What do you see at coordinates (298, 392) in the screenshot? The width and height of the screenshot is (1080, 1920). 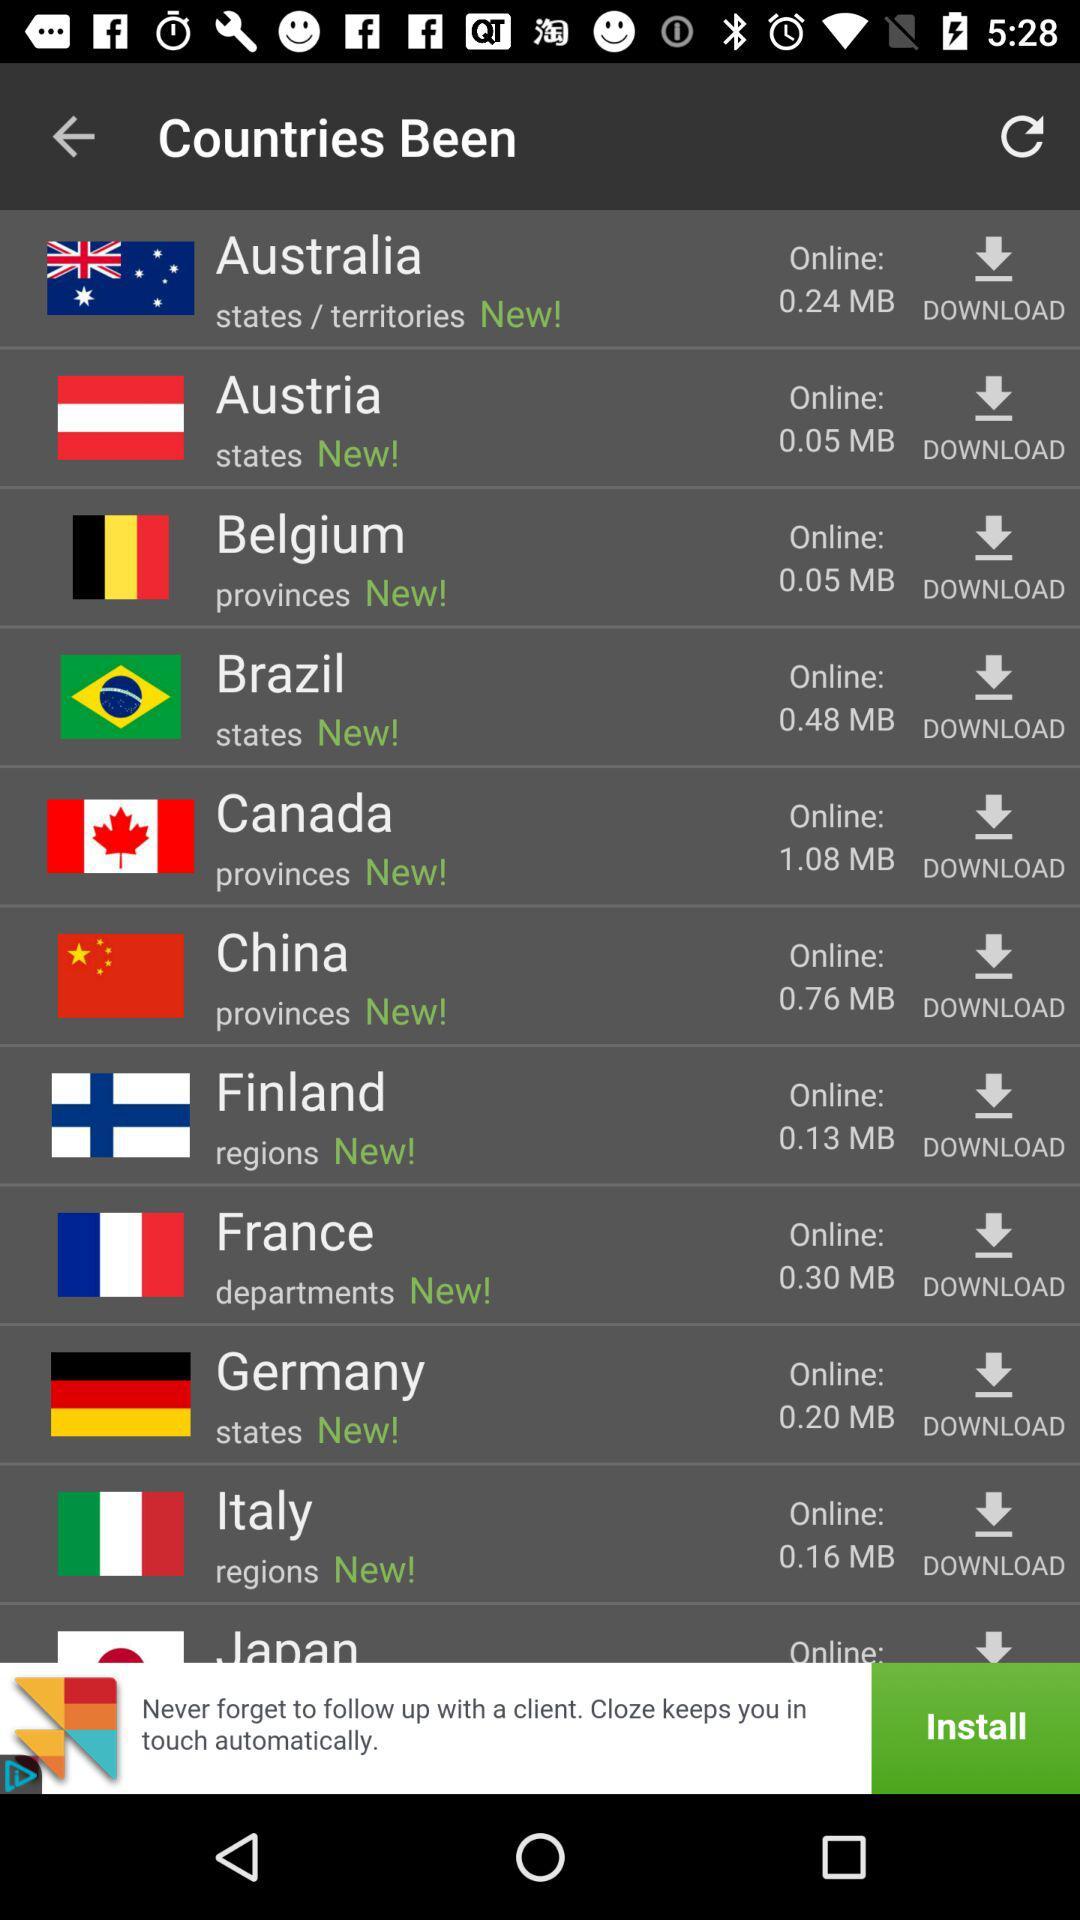 I see `item above new!` at bounding box center [298, 392].